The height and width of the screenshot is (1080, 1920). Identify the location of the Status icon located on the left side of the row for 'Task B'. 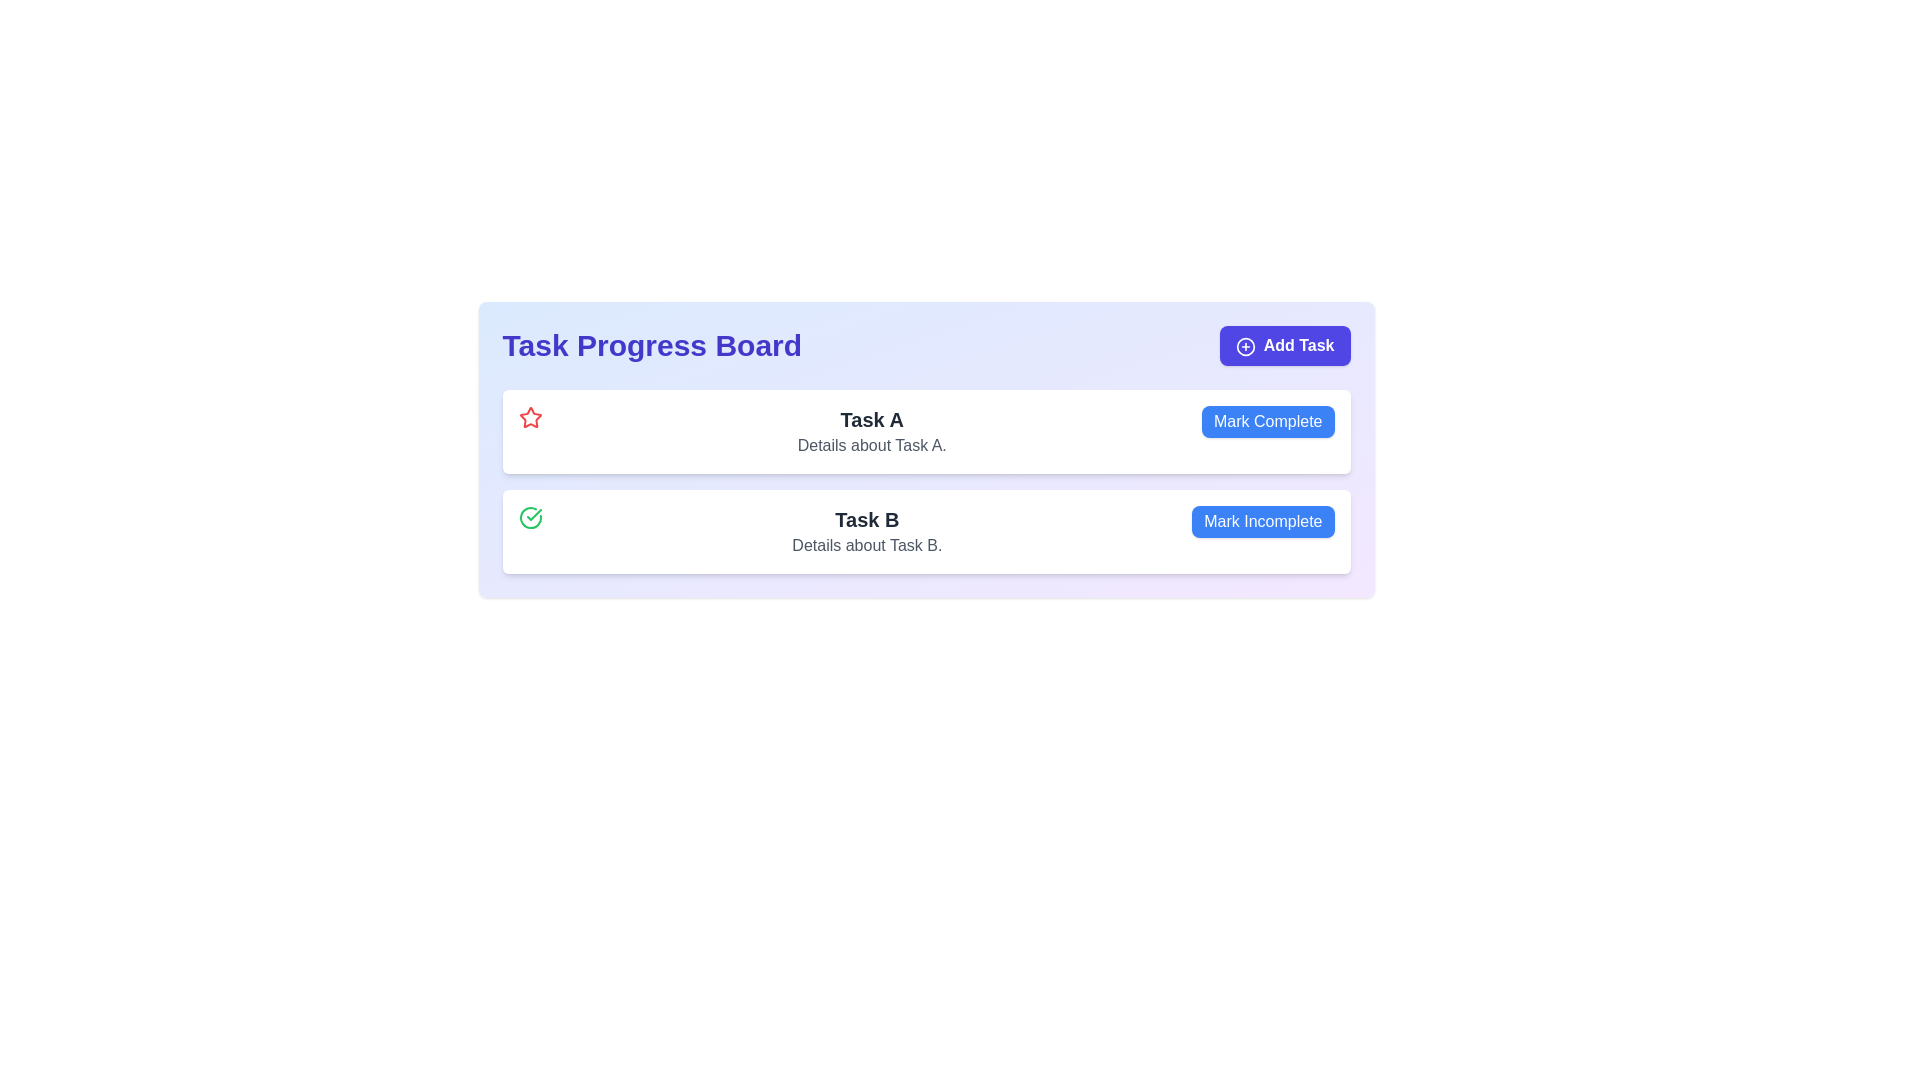
(530, 516).